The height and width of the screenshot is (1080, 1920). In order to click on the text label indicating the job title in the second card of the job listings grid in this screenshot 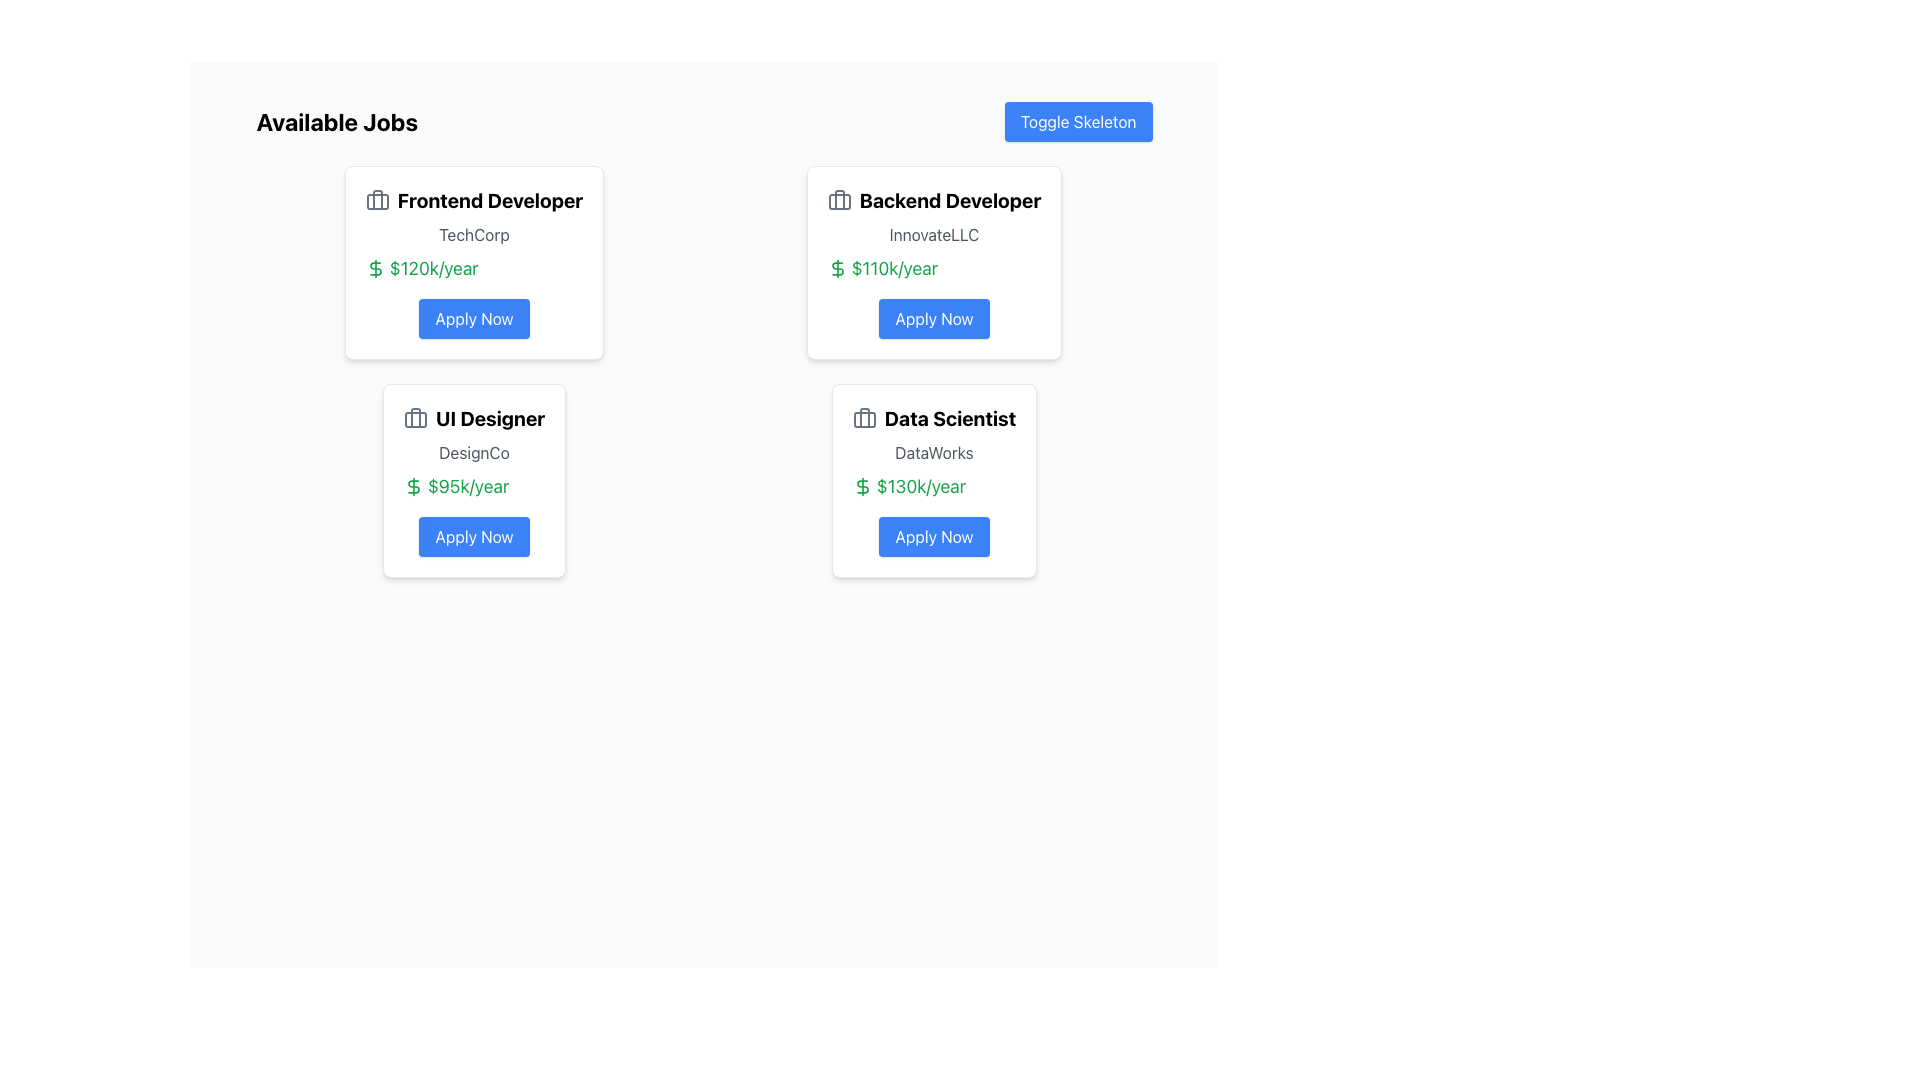, I will do `click(473, 418)`.